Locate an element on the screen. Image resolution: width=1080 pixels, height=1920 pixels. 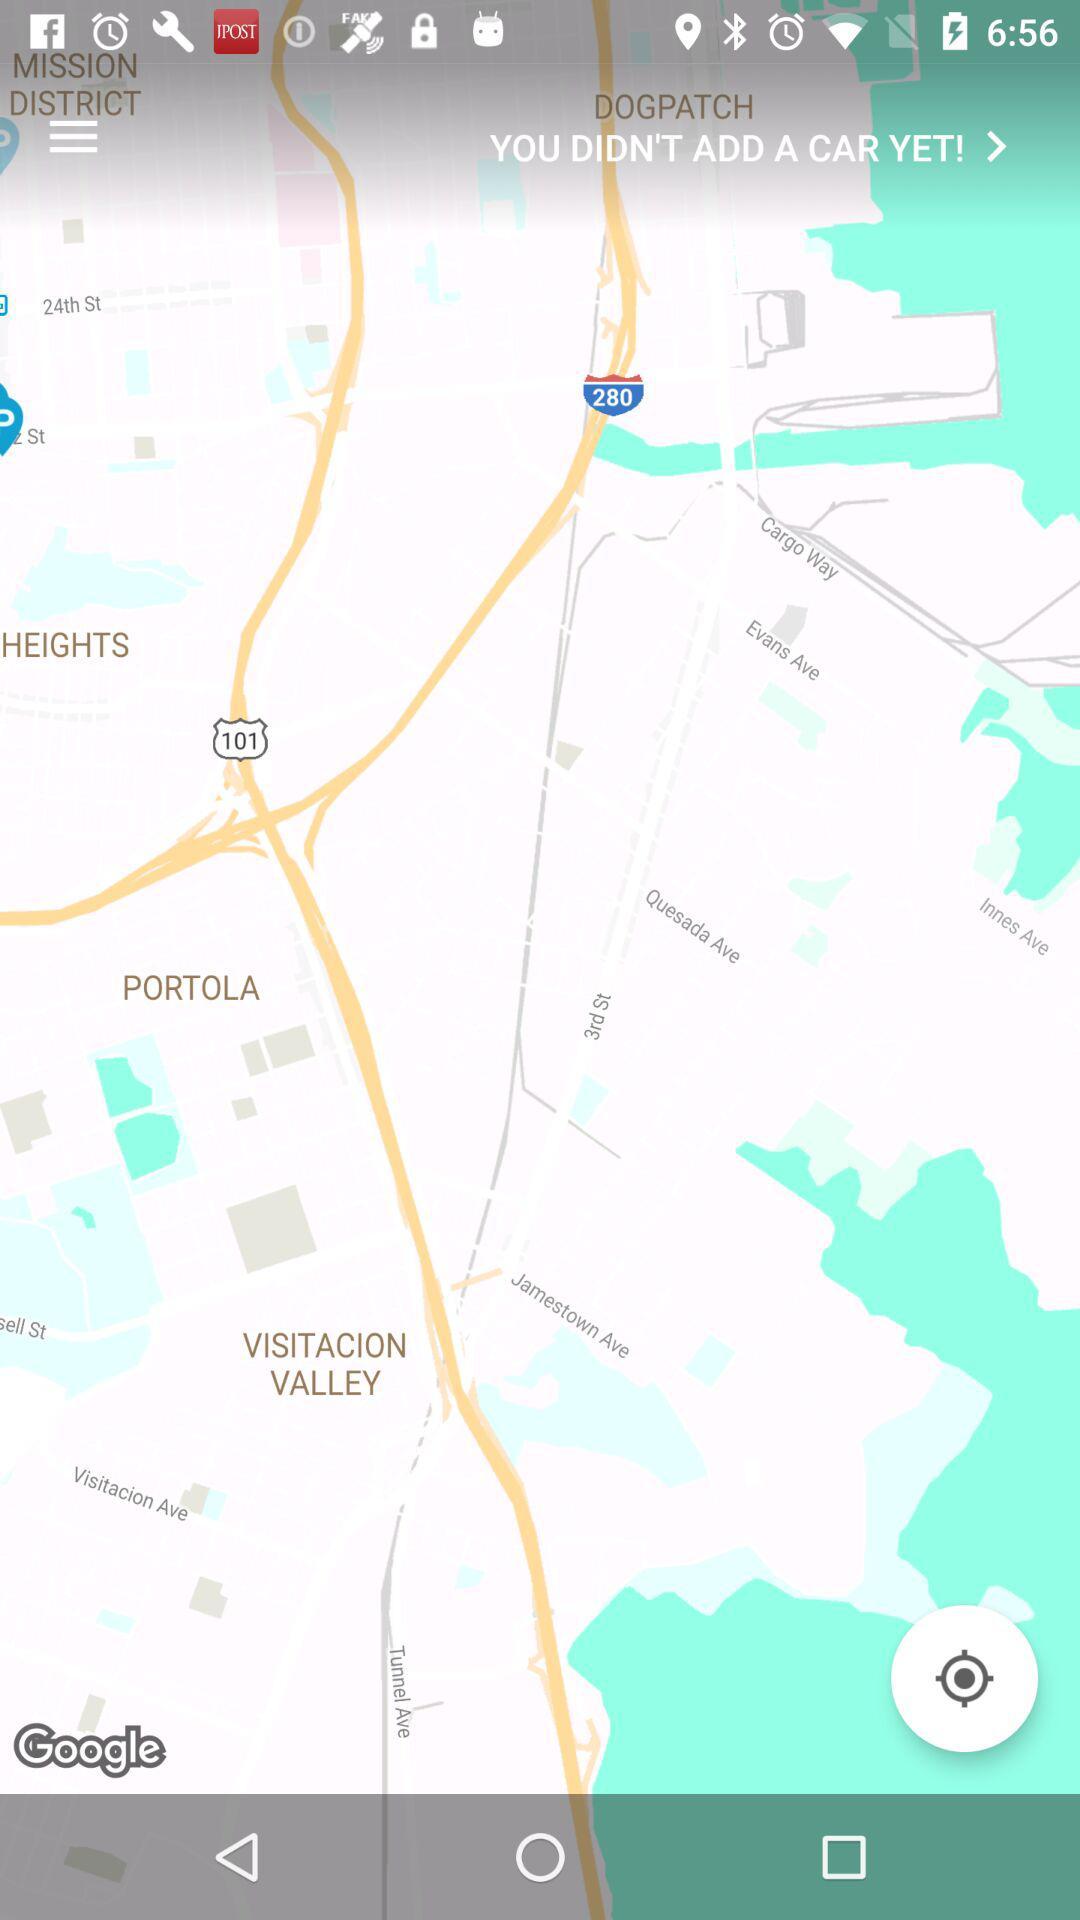
location button is located at coordinates (963, 1678).